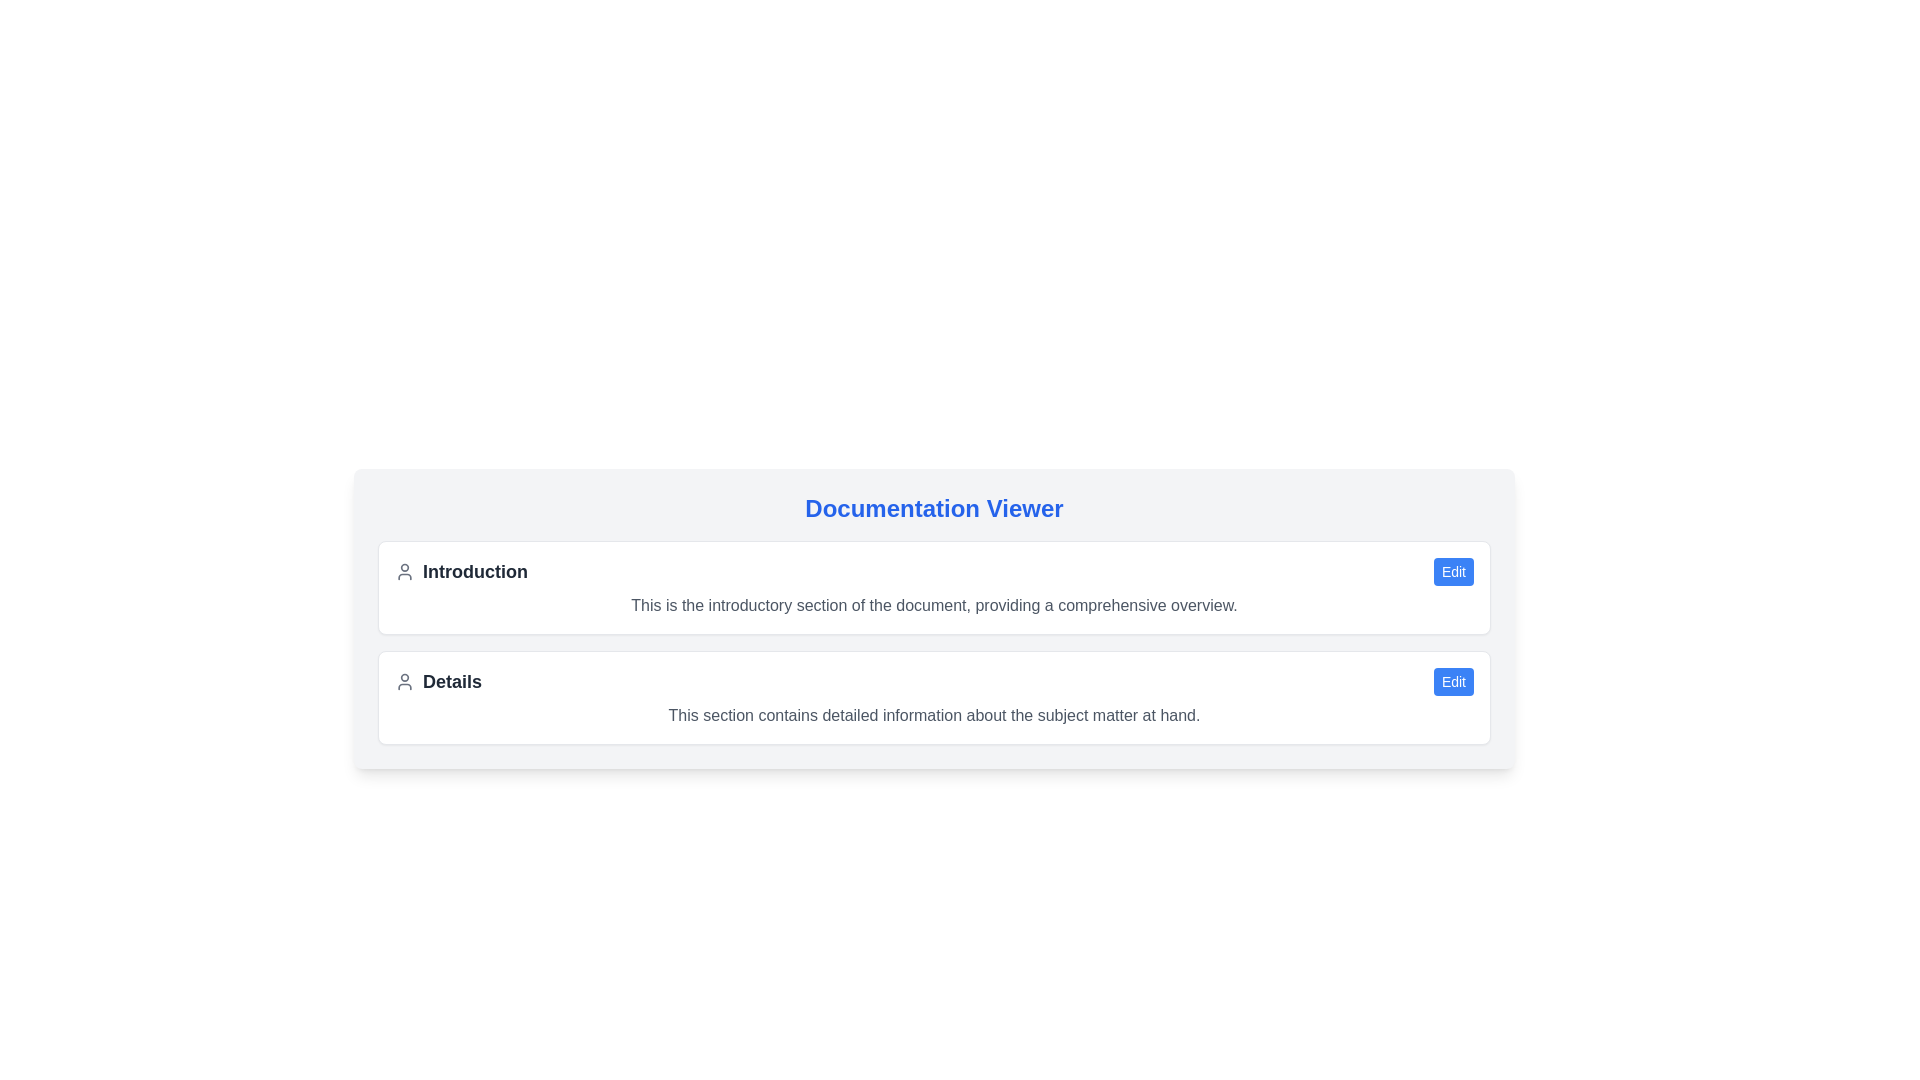 The image size is (1920, 1080). I want to click on the 'Details' element containing a bold text label and an 'Edit' button to enable keyboard navigation, so click(933, 681).